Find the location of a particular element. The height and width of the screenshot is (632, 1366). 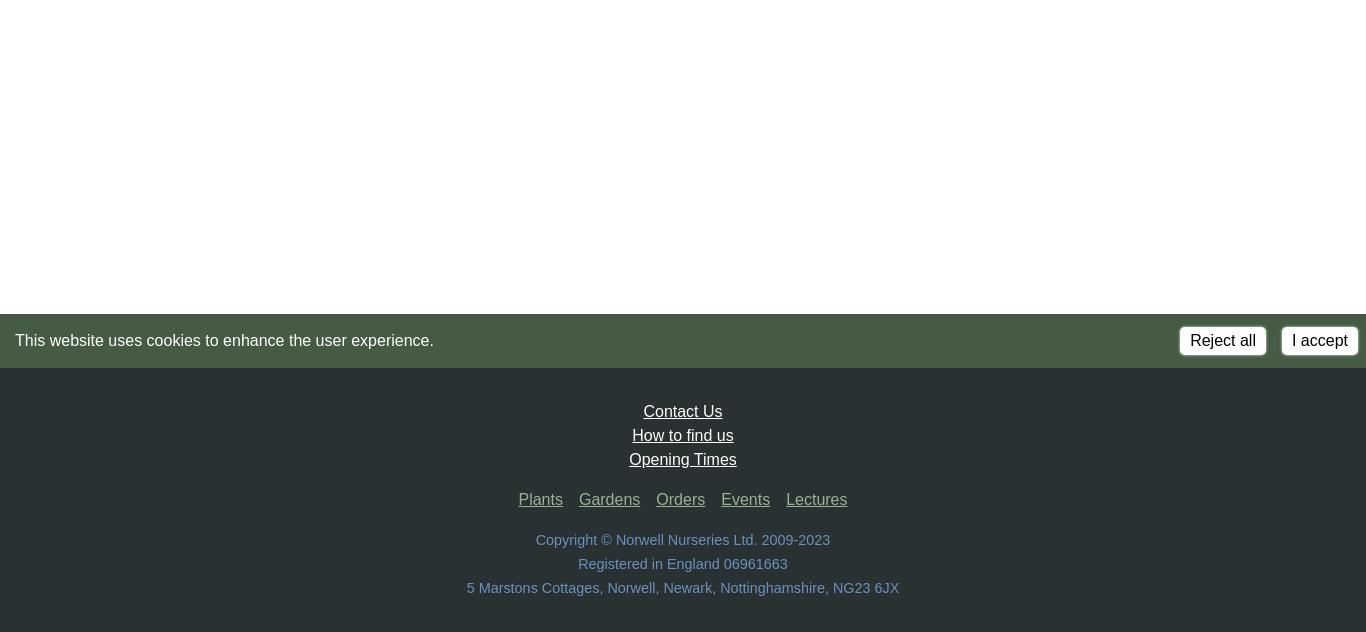

'Reject all' is located at coordinates (1222, 340).